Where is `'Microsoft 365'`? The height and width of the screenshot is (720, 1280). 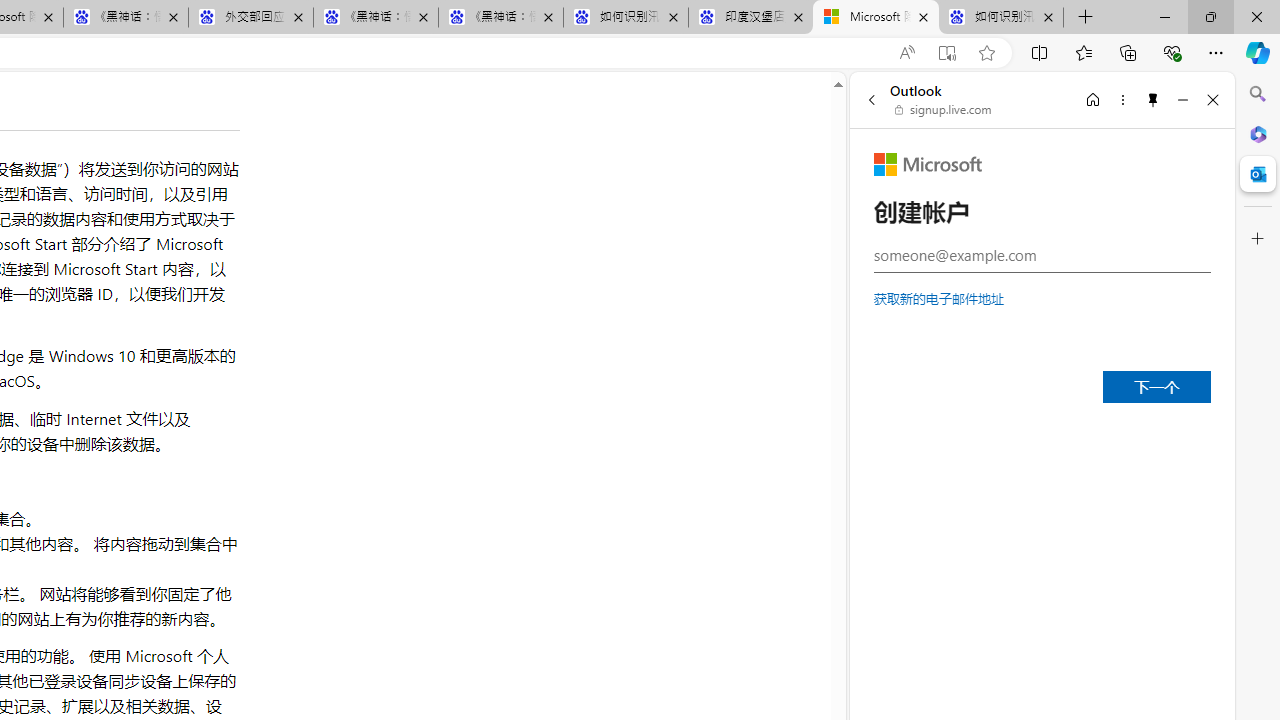 'Microsoft 365' is located at coordinates (1257, 133).